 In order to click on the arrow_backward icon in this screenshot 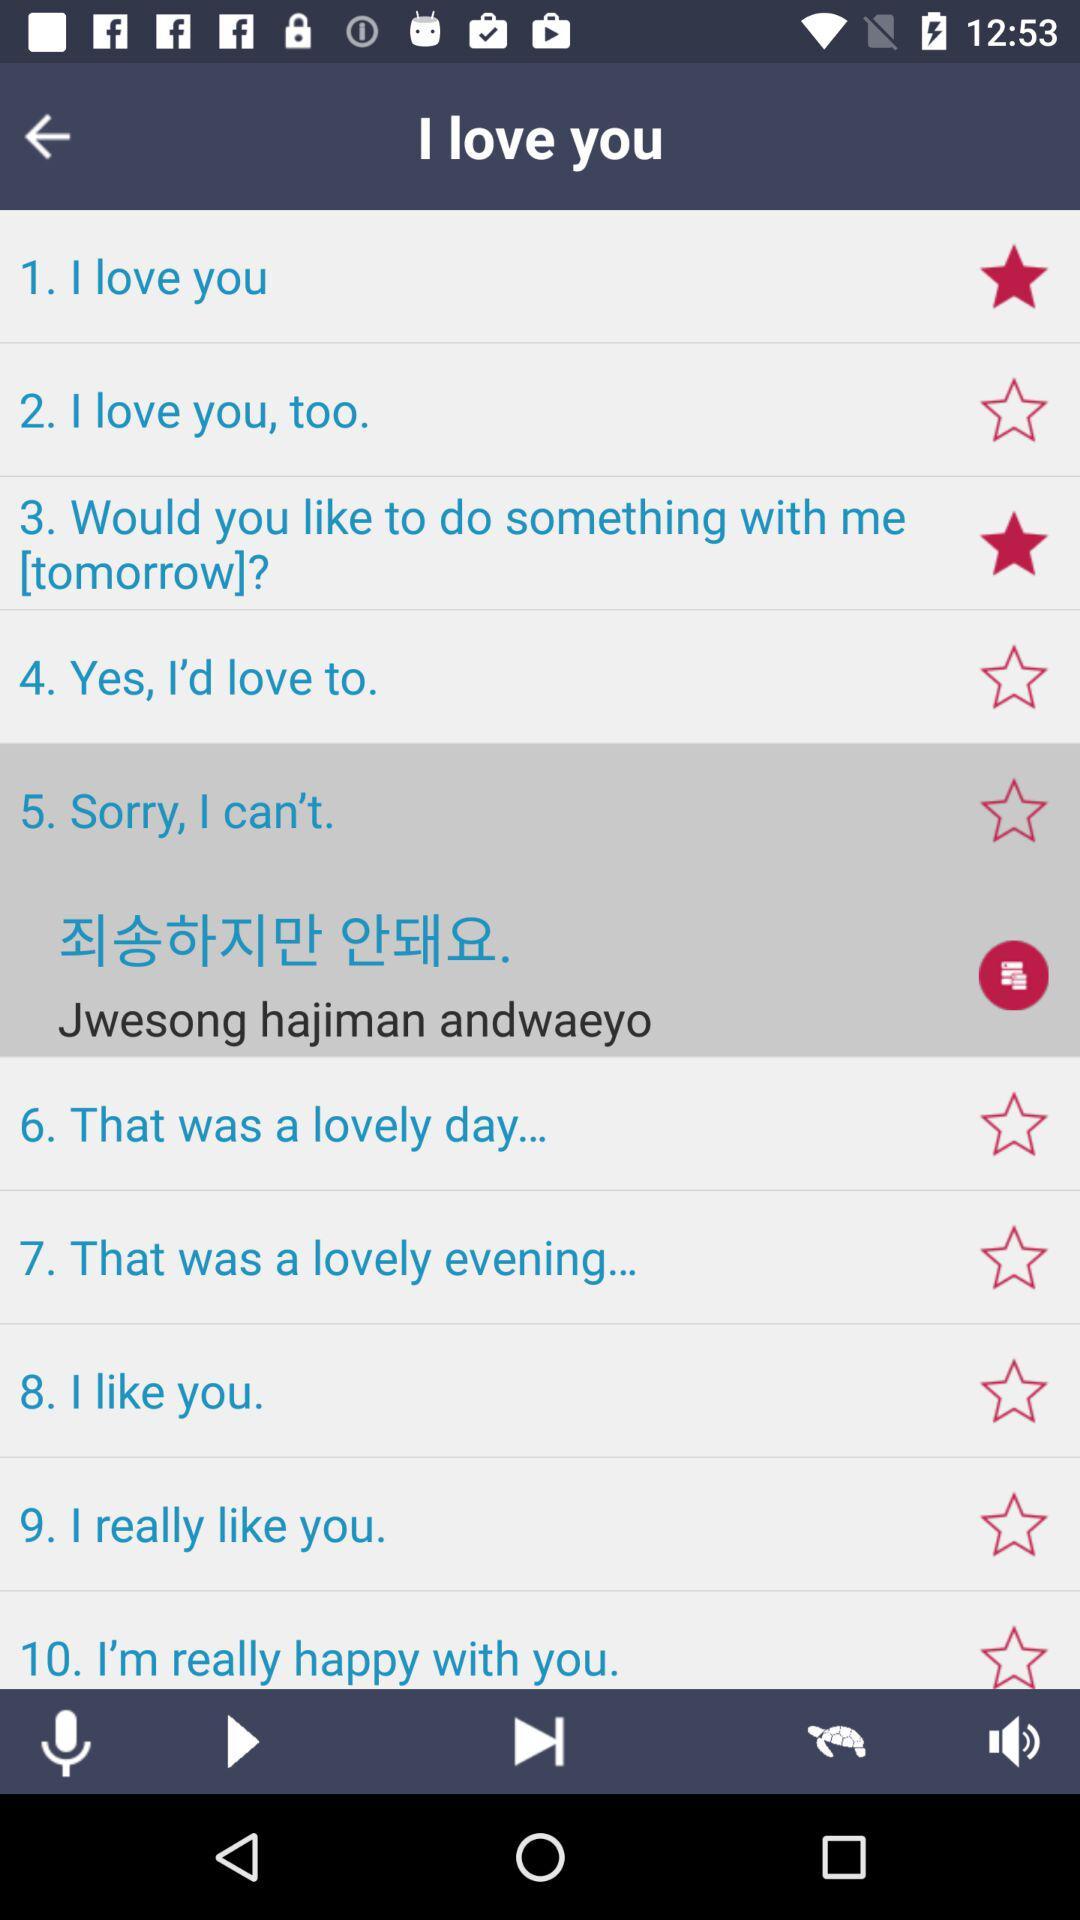, I will do `click(59, 135)`.